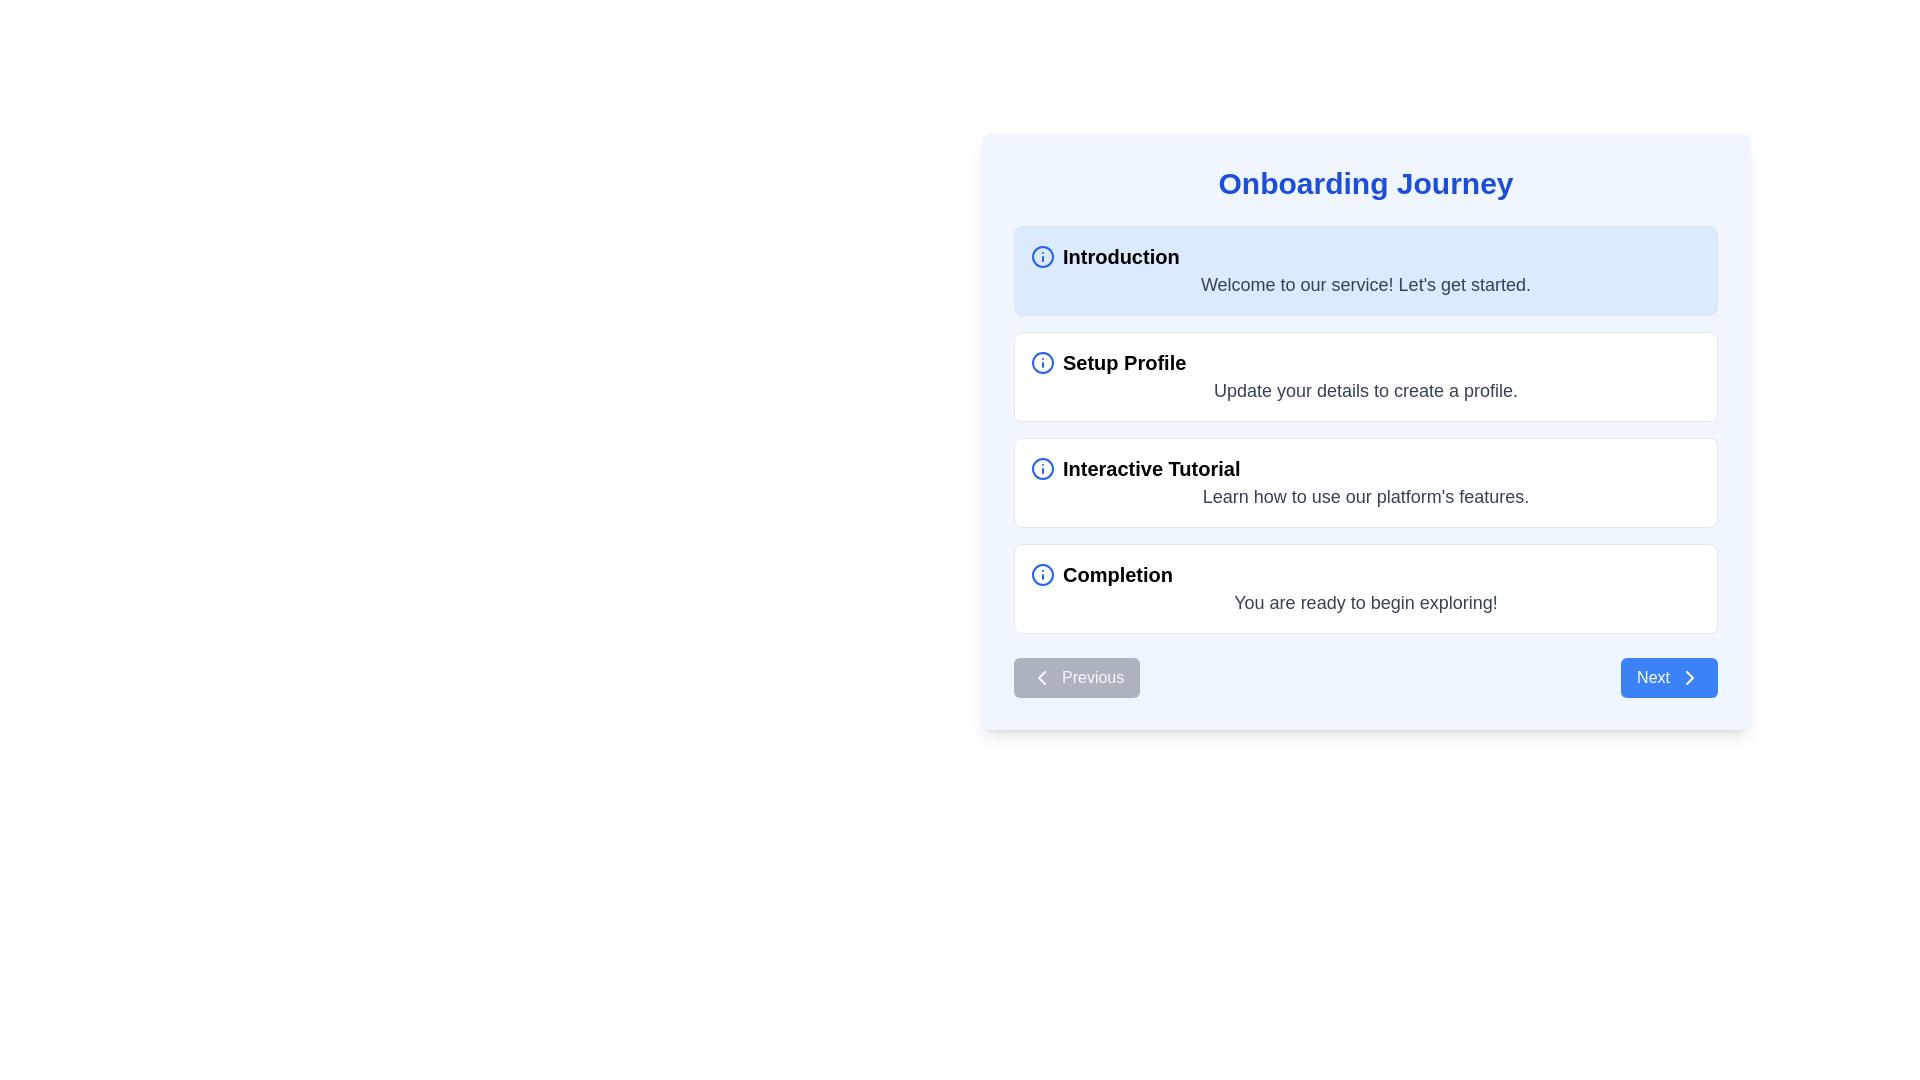 Image resolution: width=1920 pixels, height=1080 pixels. Describe the element at coordinates (1688, 677) in the screenshot. I see `the SVG icon element that visually indicates the 'Next' button's purpose, located at the bottom-right corner of the interface` at that location.